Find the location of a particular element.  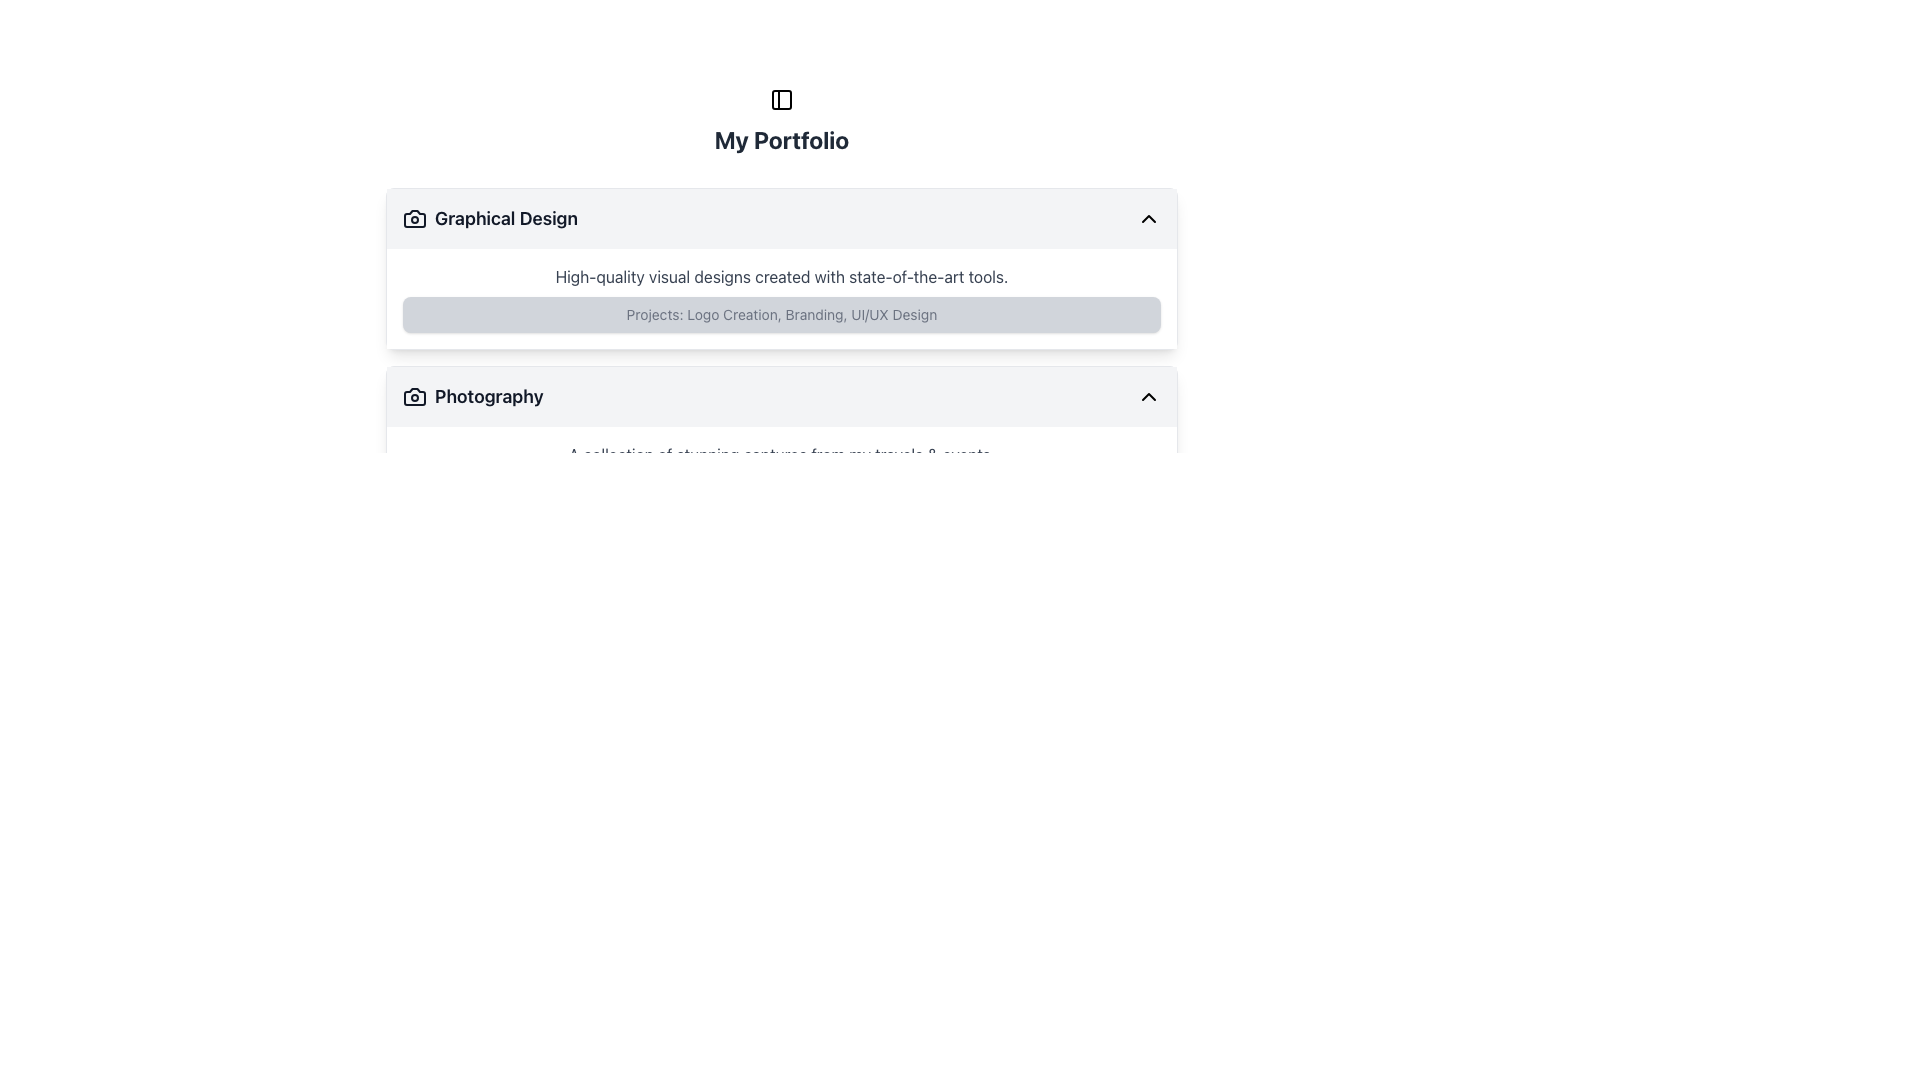

the SVG camera icon that is positioned to the left of the 'Graphical Design' text in the interface is located at coordinates (413, 219).